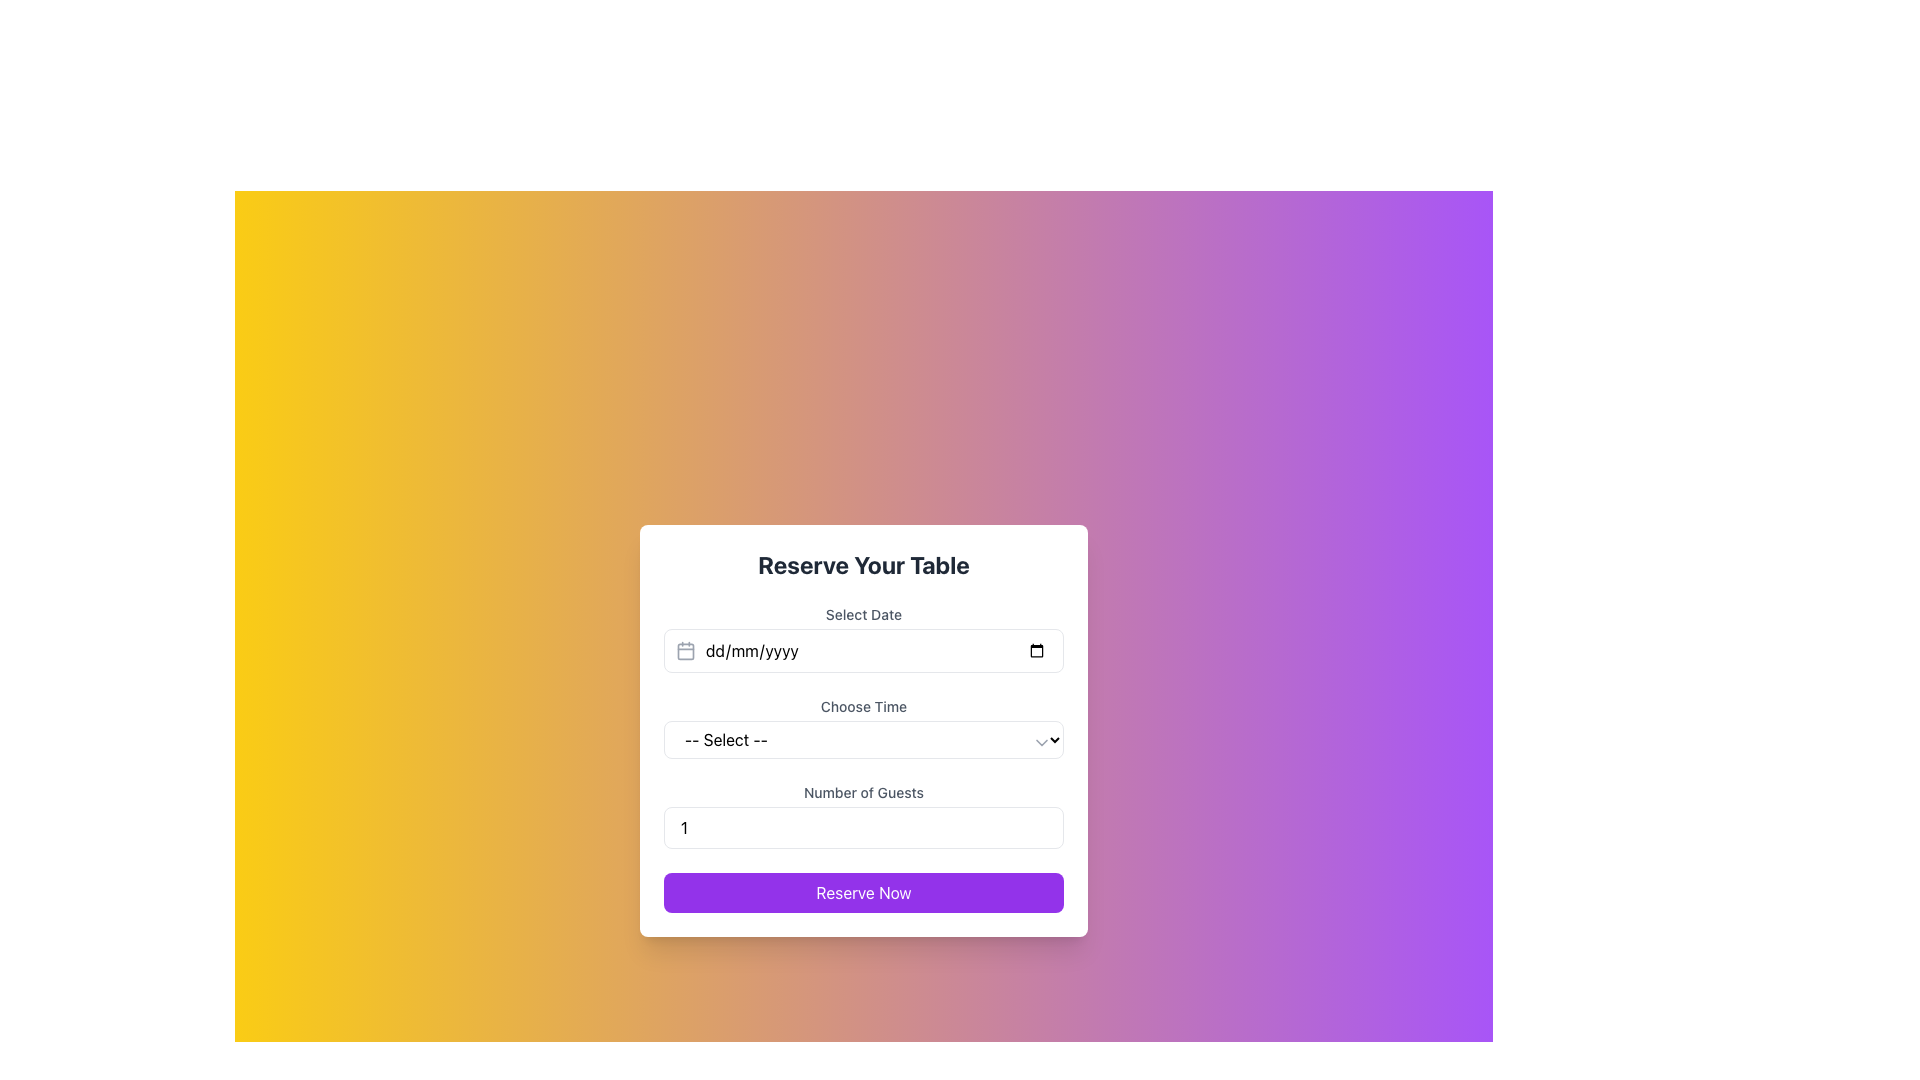 Image resolution: width=1920 pixels, height=1080 pixels. Describe the element at coordinates (686, 651) in the screenshot. I see `the date selection icon located in the top left corner of the adjacent date input field to recognize its functionality` at that location.